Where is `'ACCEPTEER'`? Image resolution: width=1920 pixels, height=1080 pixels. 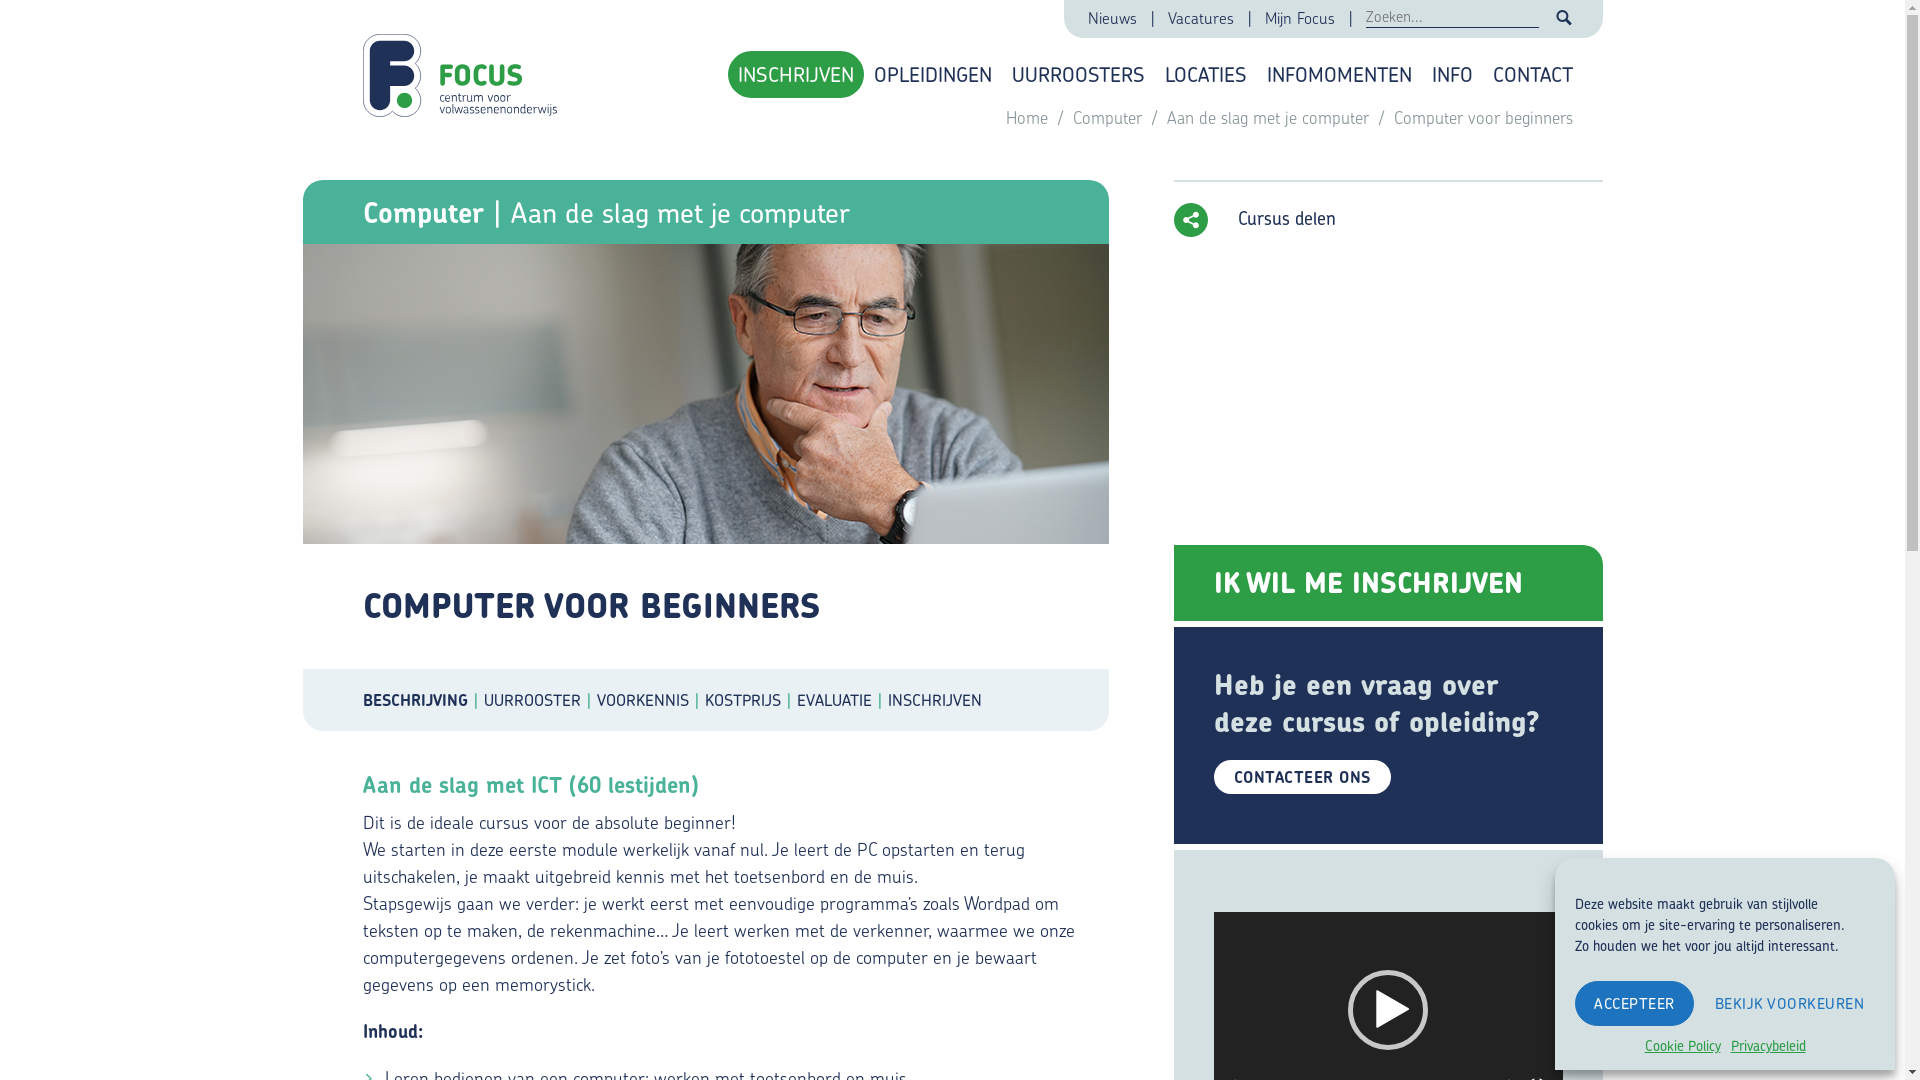 'ACCEPTEER' is located at coordinates (1634, 1003).